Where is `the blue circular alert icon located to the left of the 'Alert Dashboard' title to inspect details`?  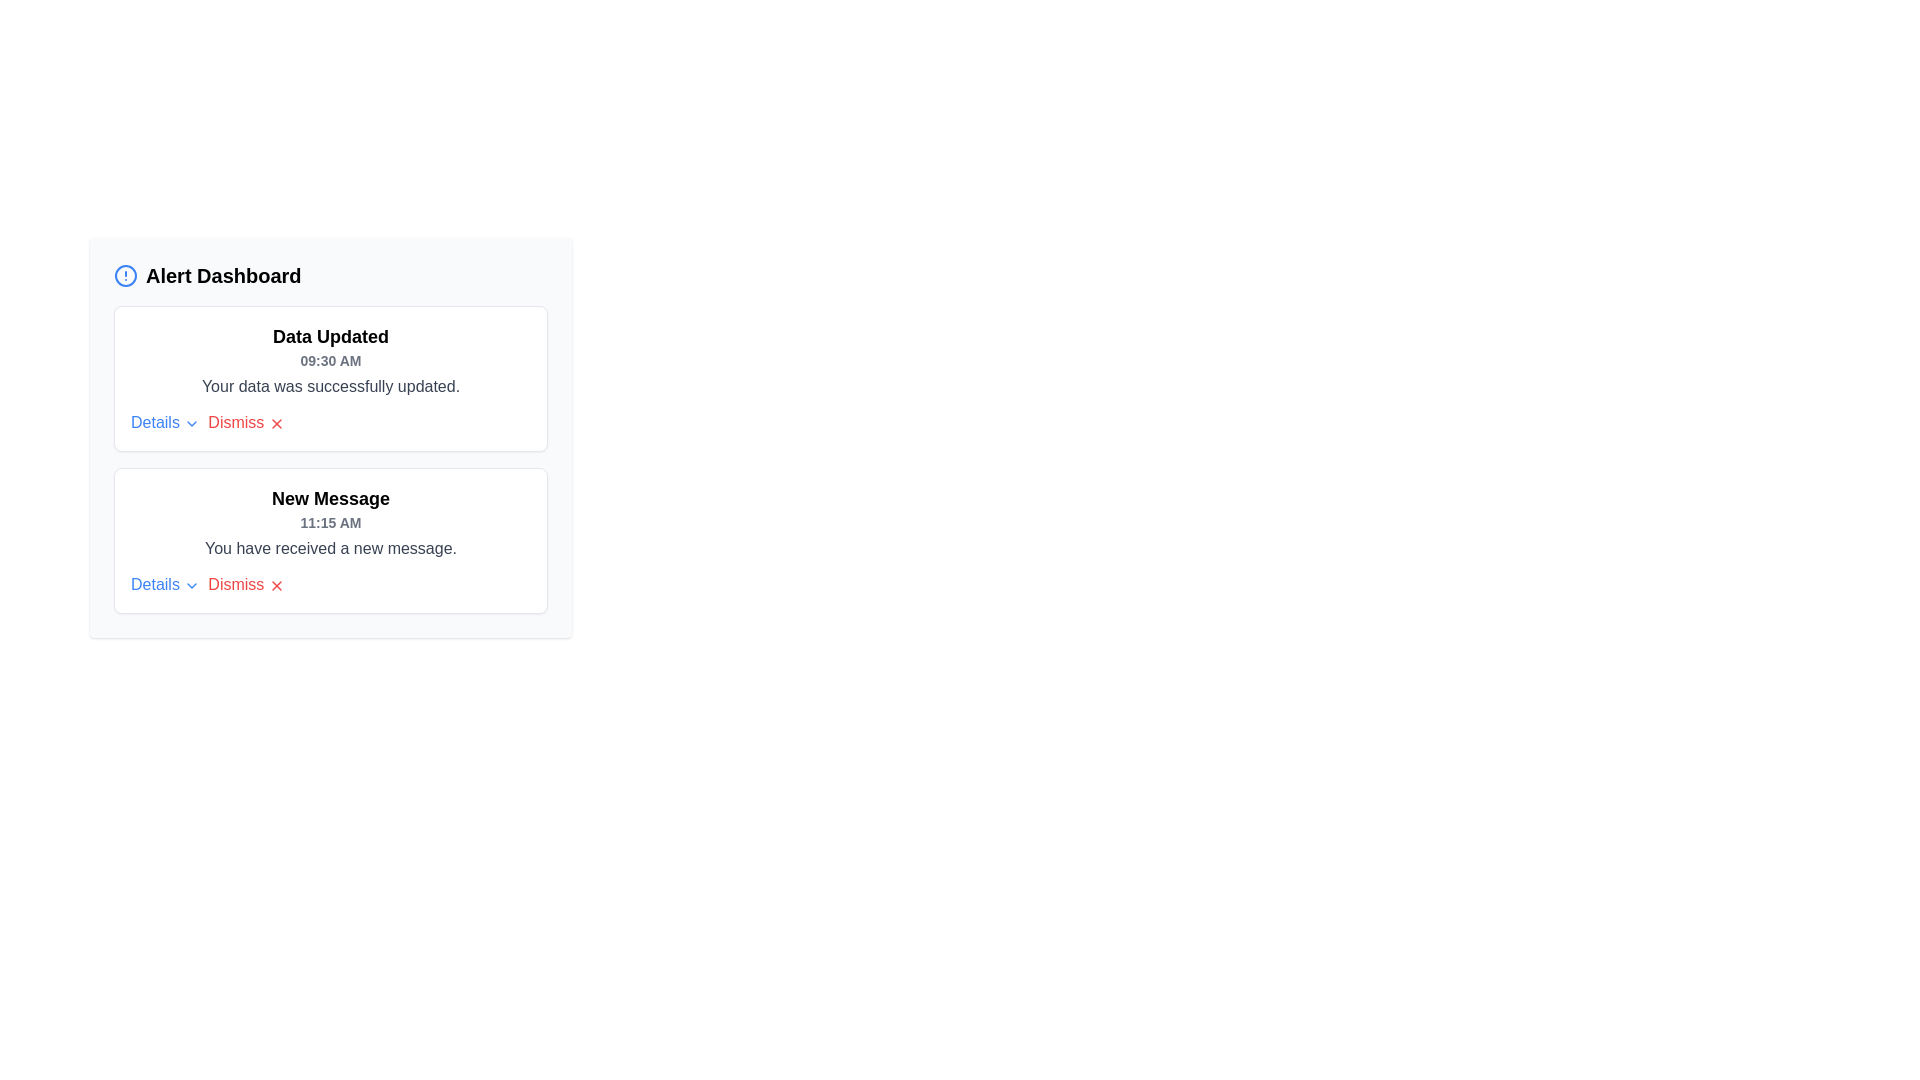 the blue circular alert icon located to the left of the 'Alert Dashboard' title to inspect details is located at coordinates (124, 276).